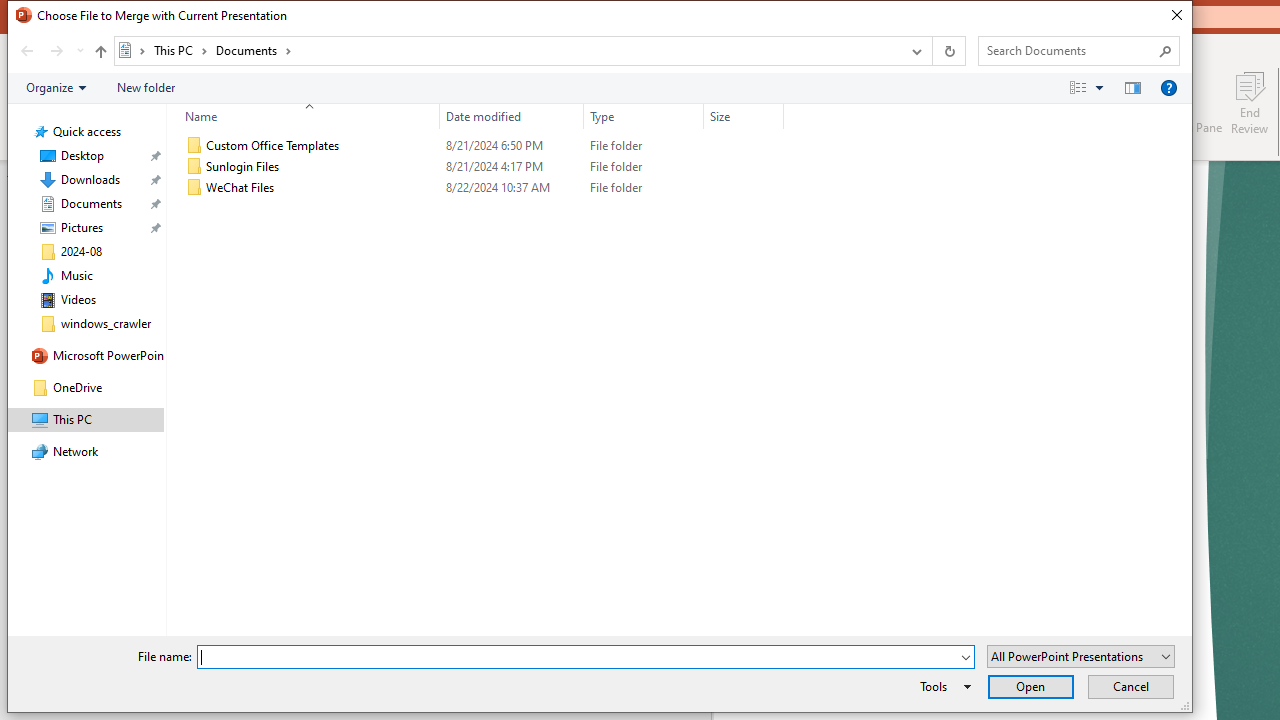  Describe the element at coordinates (1132, 86) in the screenshot. I see `'Preview pane'` at that location.